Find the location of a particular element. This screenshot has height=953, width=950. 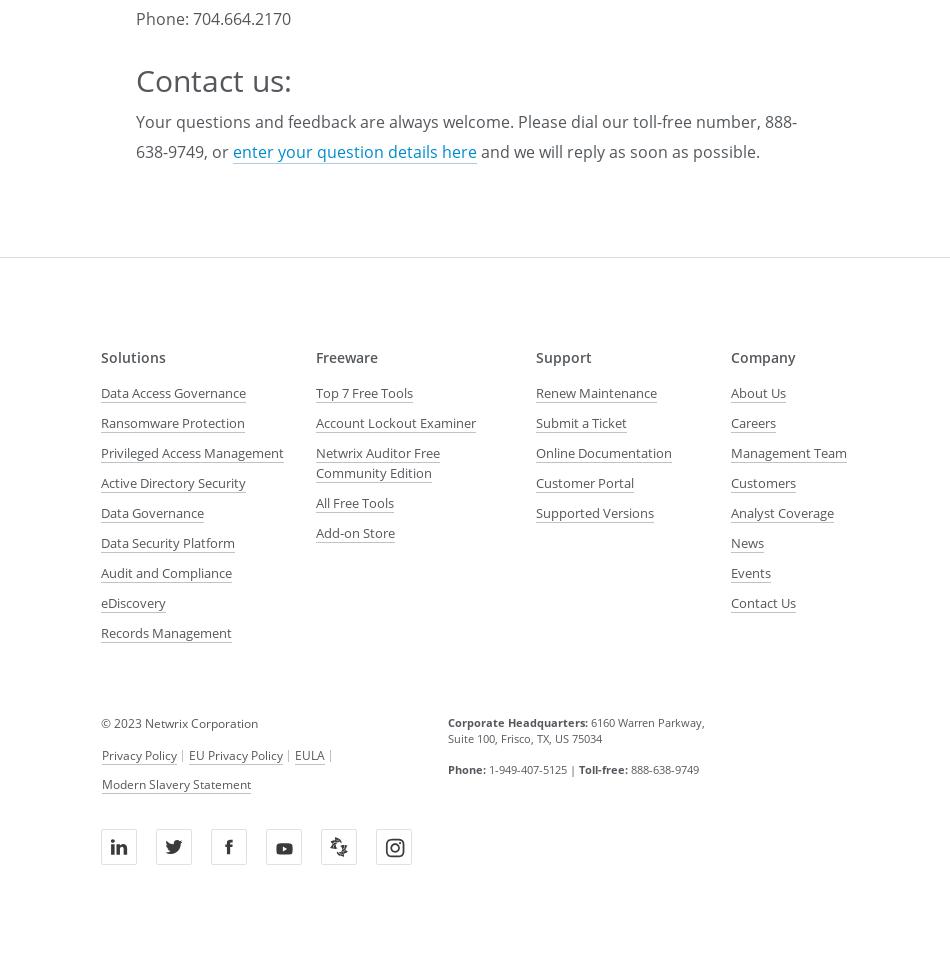

'and we will reply as soon as possible.' is located at coordinates (618, 151).